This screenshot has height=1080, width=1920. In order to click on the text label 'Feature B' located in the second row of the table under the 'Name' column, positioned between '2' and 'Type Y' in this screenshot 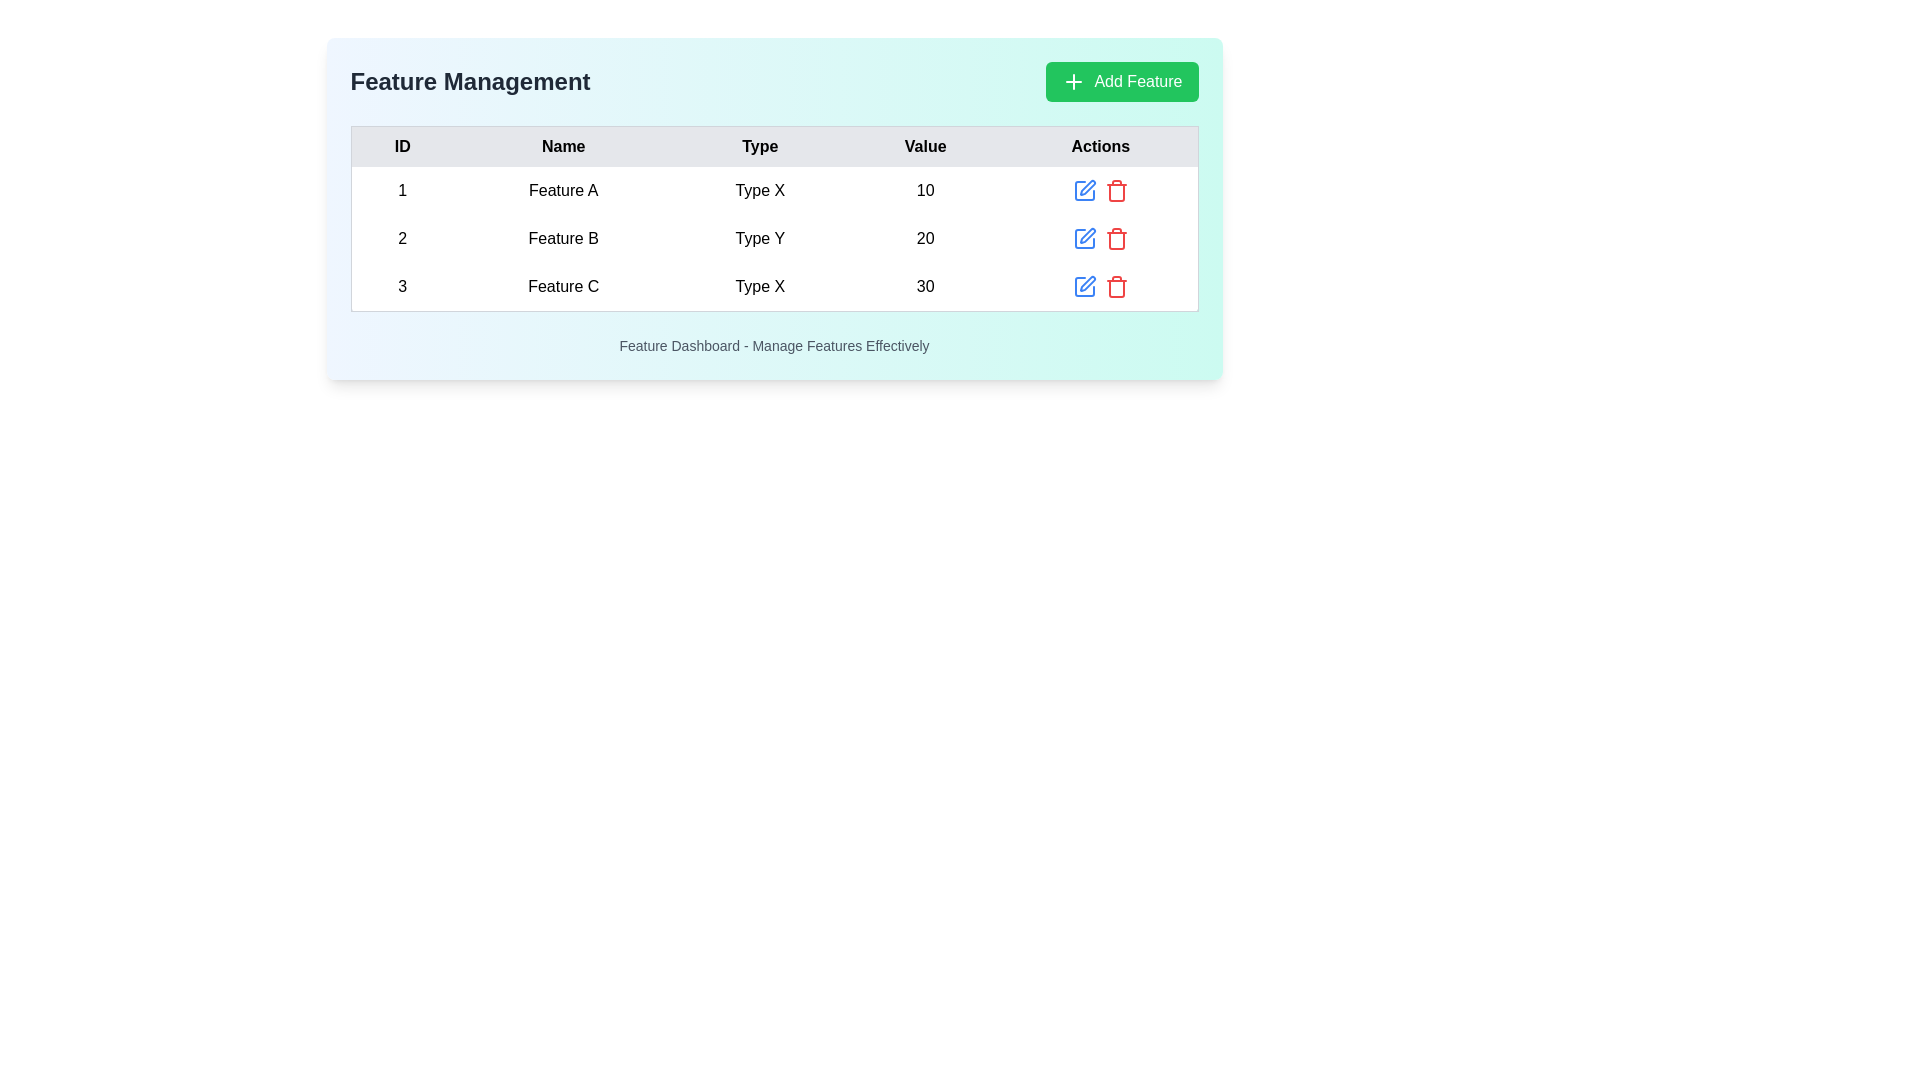, I will do `click(562, 238)`.